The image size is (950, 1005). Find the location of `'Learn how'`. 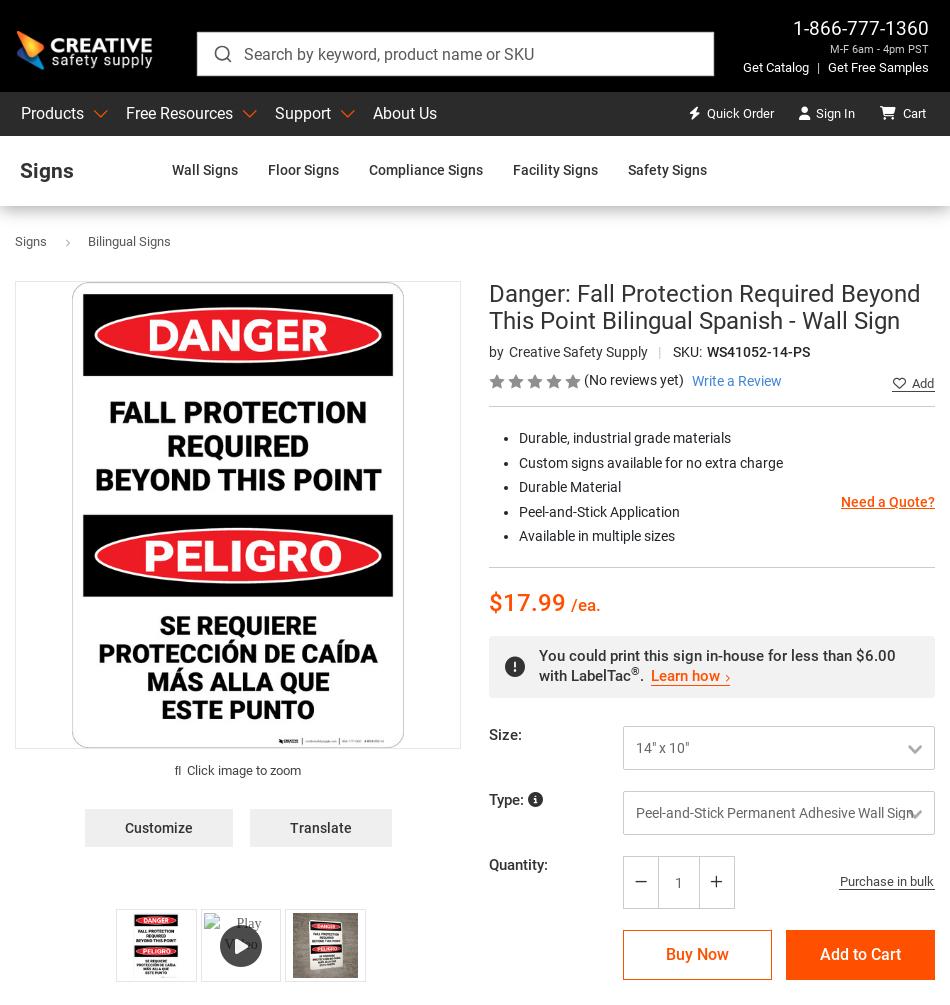

'Learn how' is located at coordinates (685, 675).